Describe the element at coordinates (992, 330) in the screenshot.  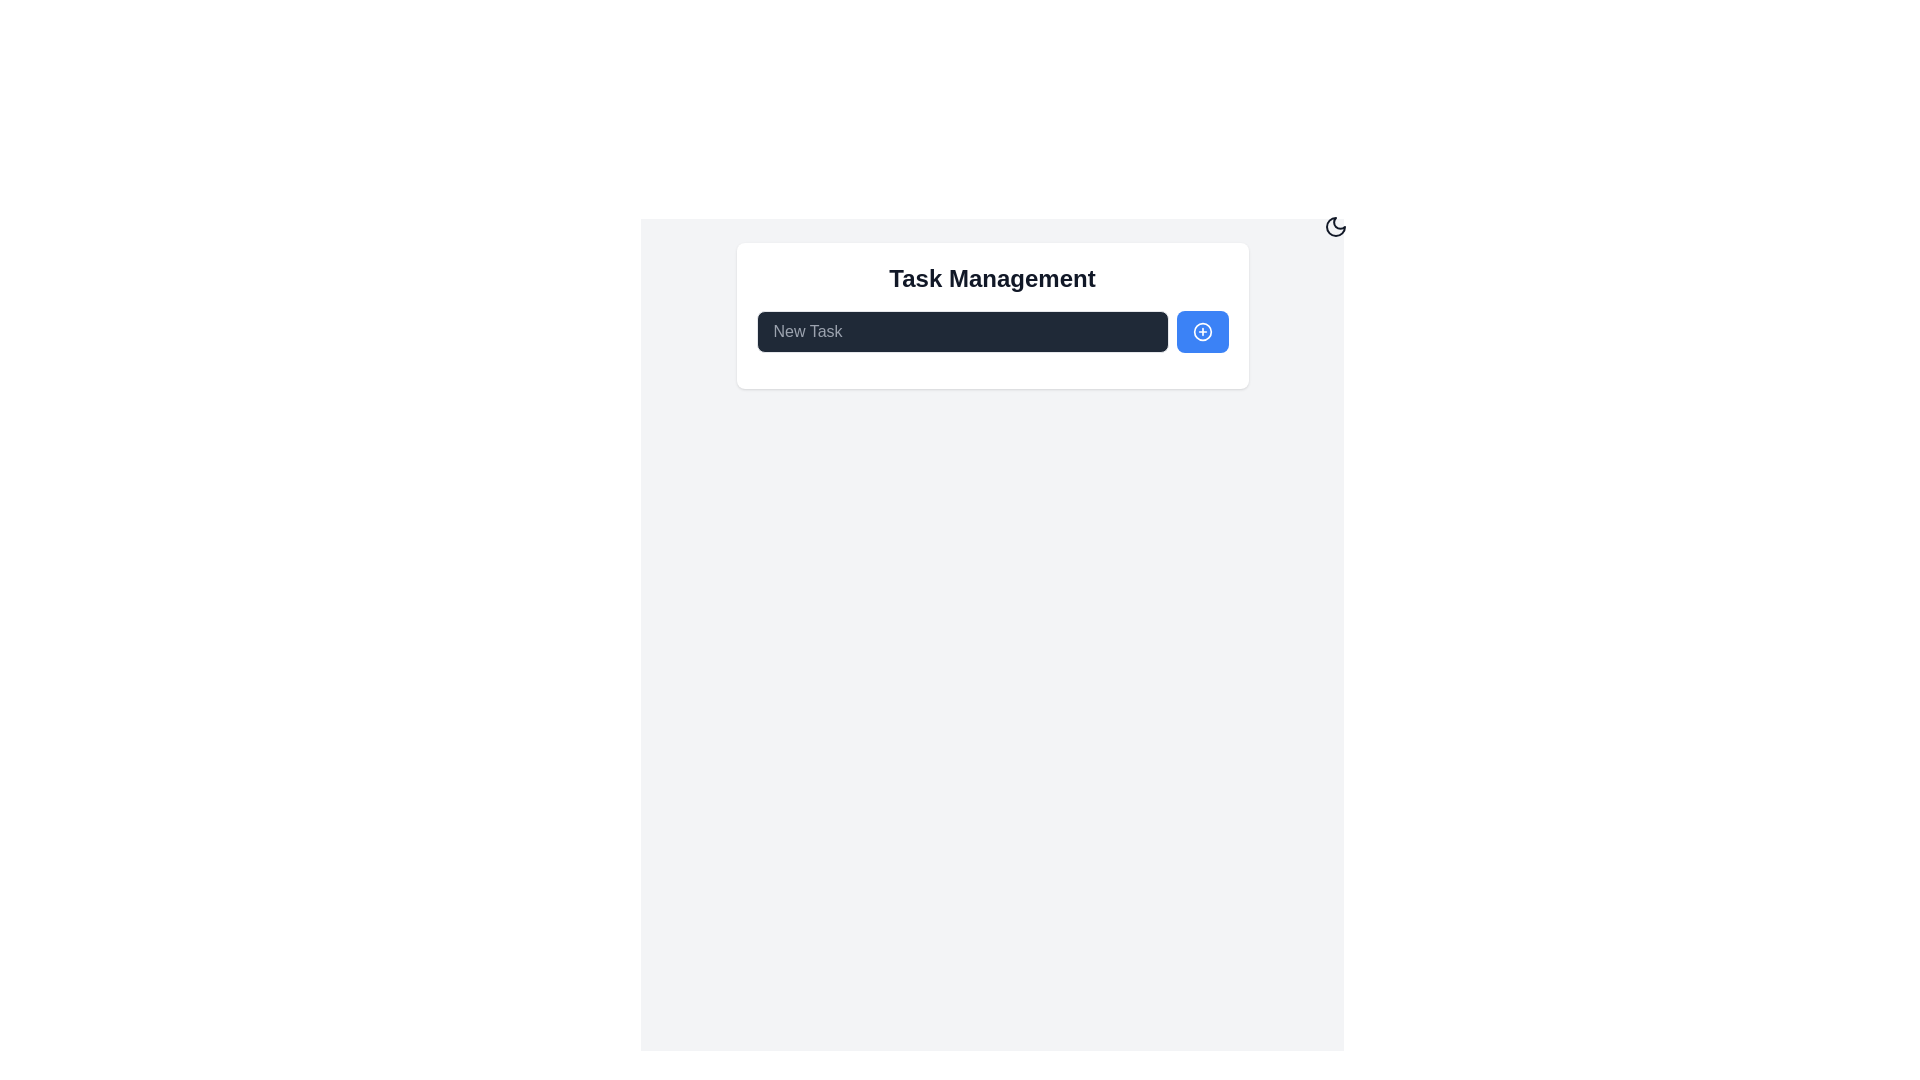
I see `the text input field within the 'Task Management' card to type a new task name` at that location.